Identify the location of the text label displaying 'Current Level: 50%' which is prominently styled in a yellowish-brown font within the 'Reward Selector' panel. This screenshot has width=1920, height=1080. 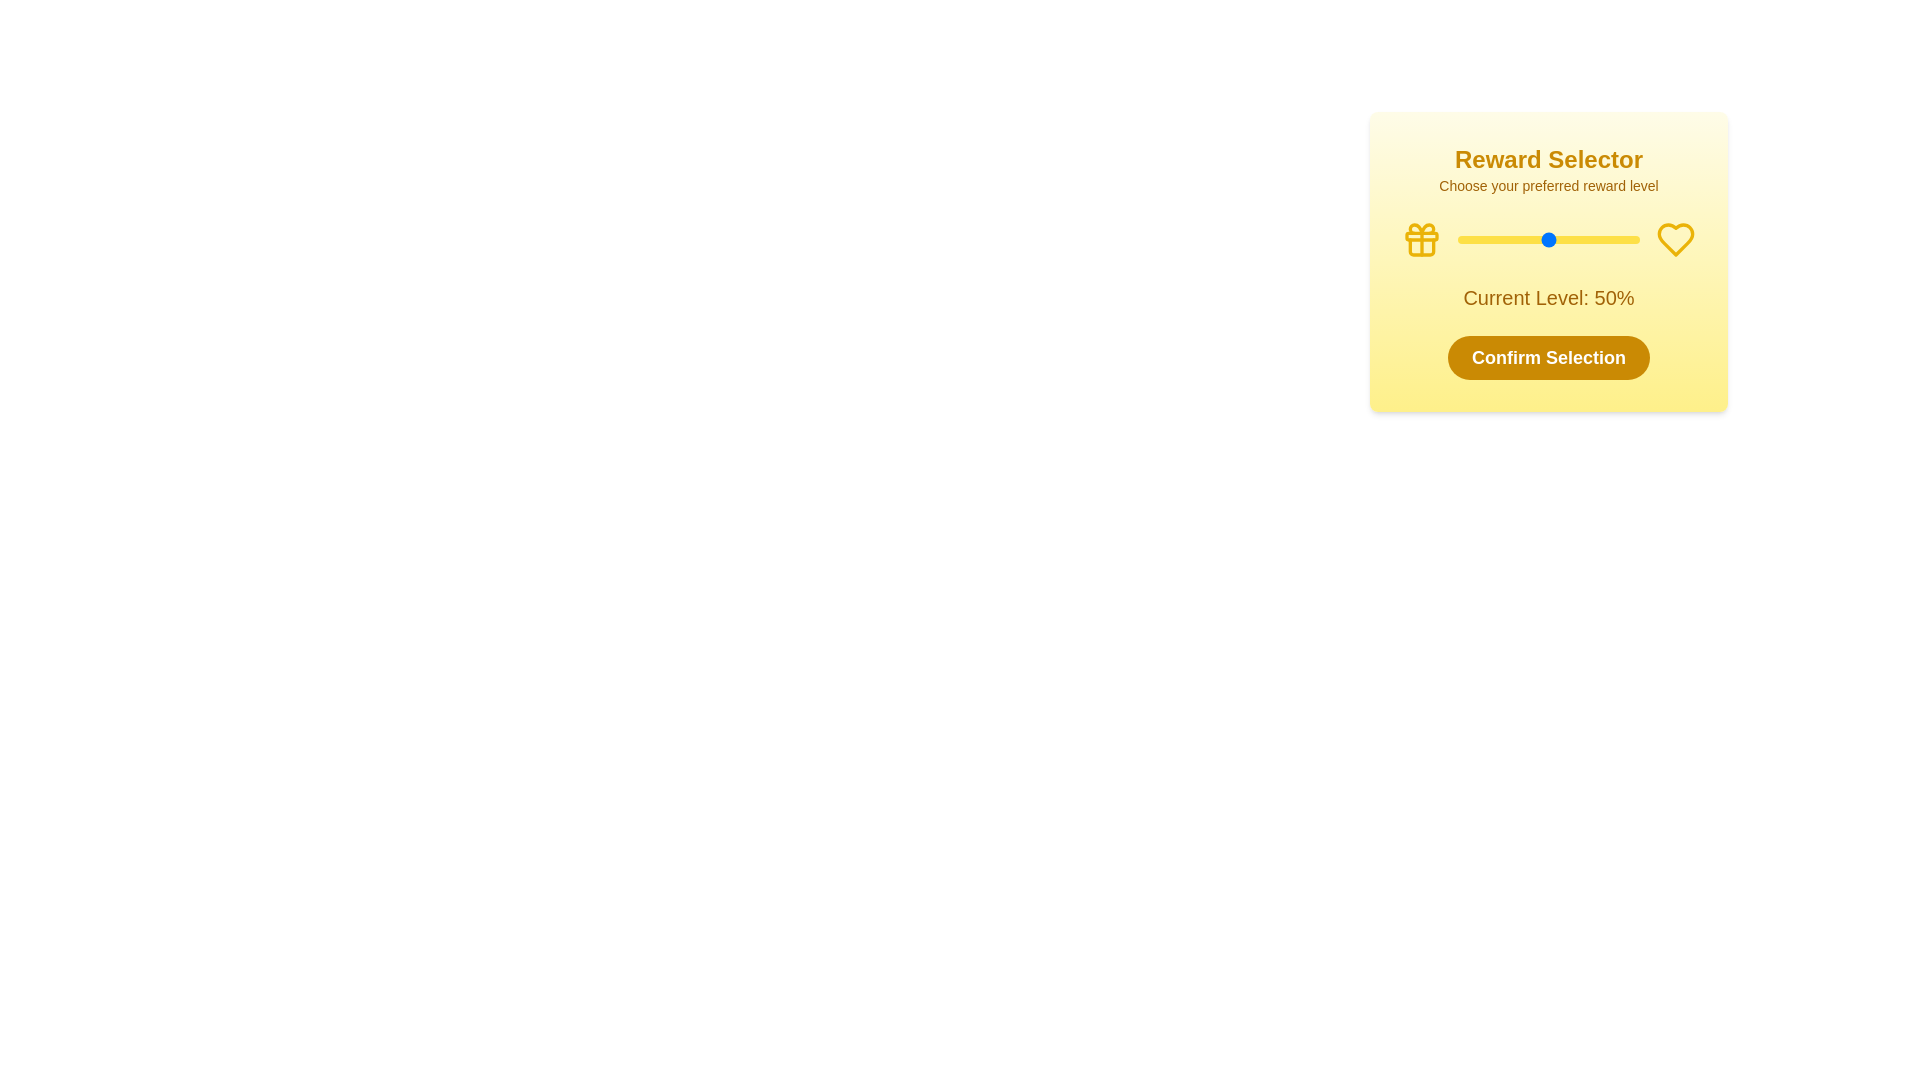
(1548, 297).